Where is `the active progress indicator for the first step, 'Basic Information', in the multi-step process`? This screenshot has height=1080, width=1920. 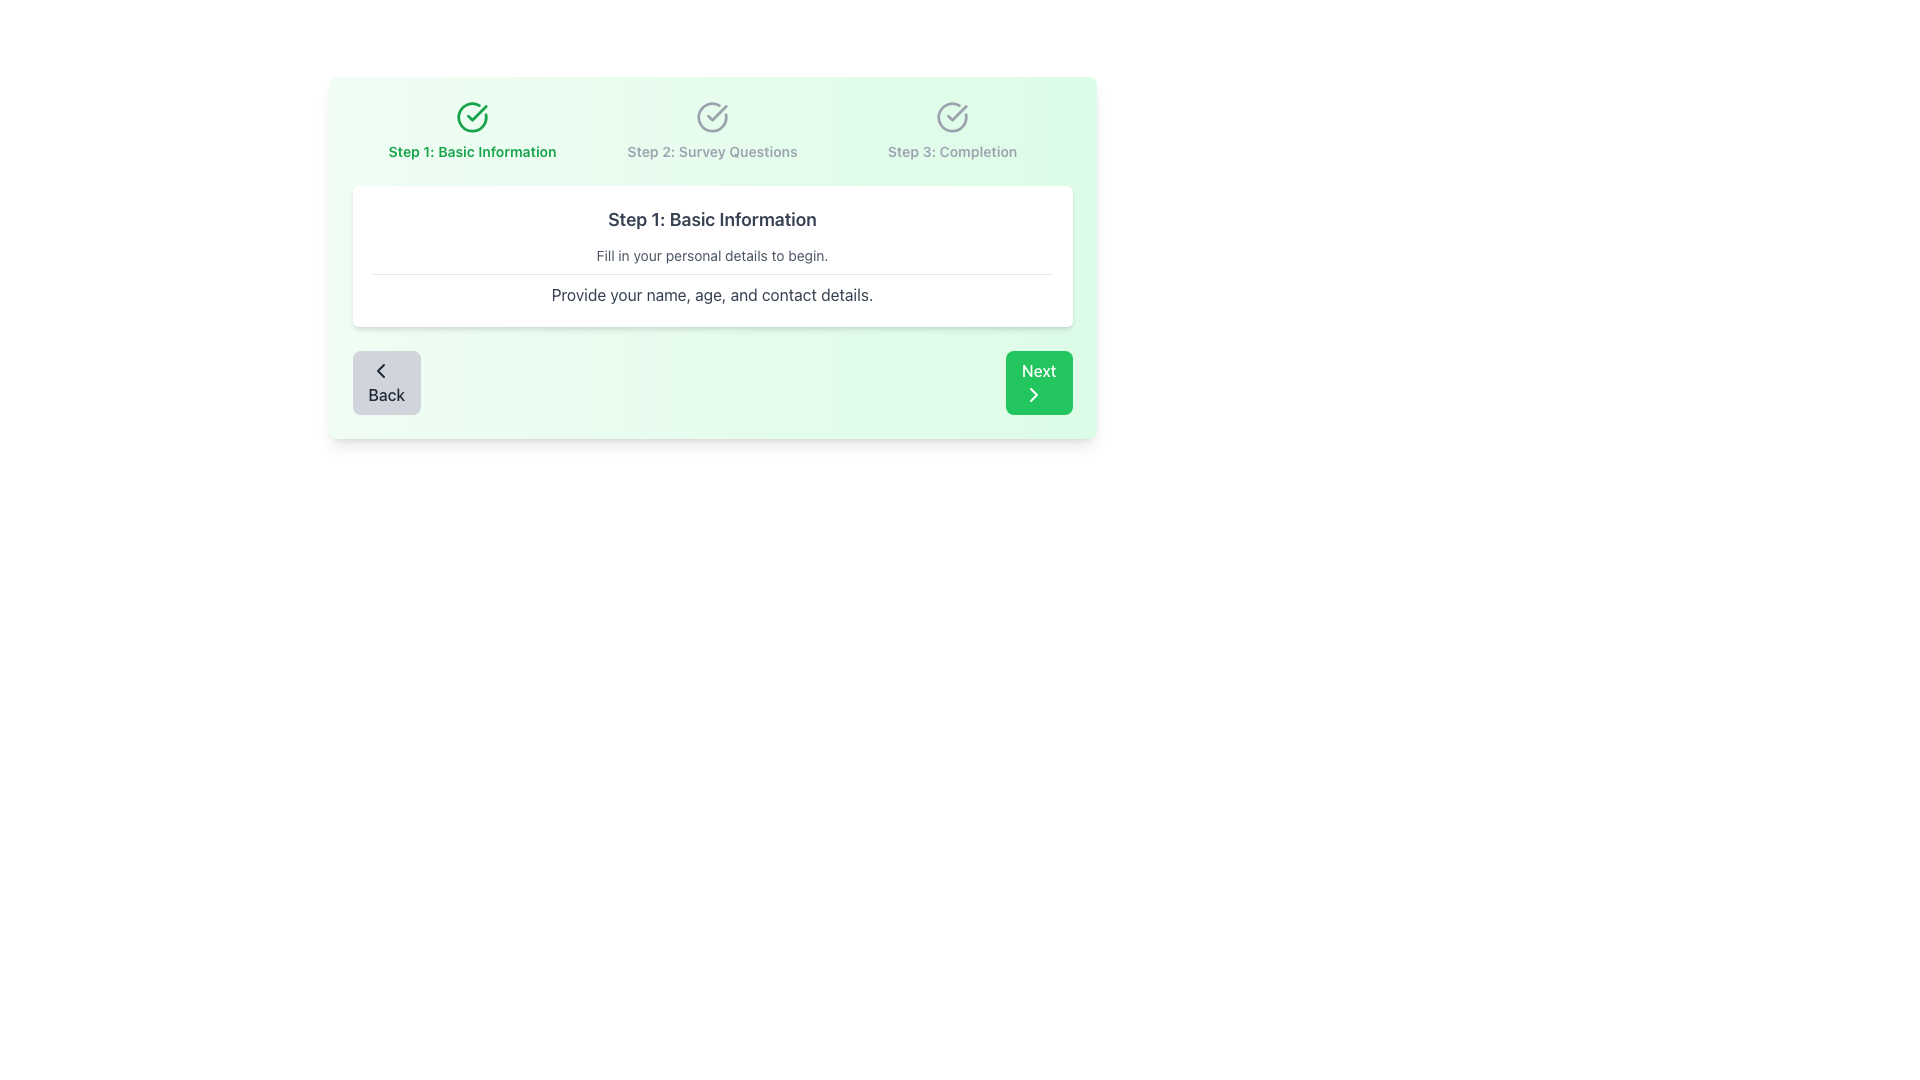
the active progress indicator for the first step, 'Basic Information', in the multi-step process is located at coordinates (471, 131).